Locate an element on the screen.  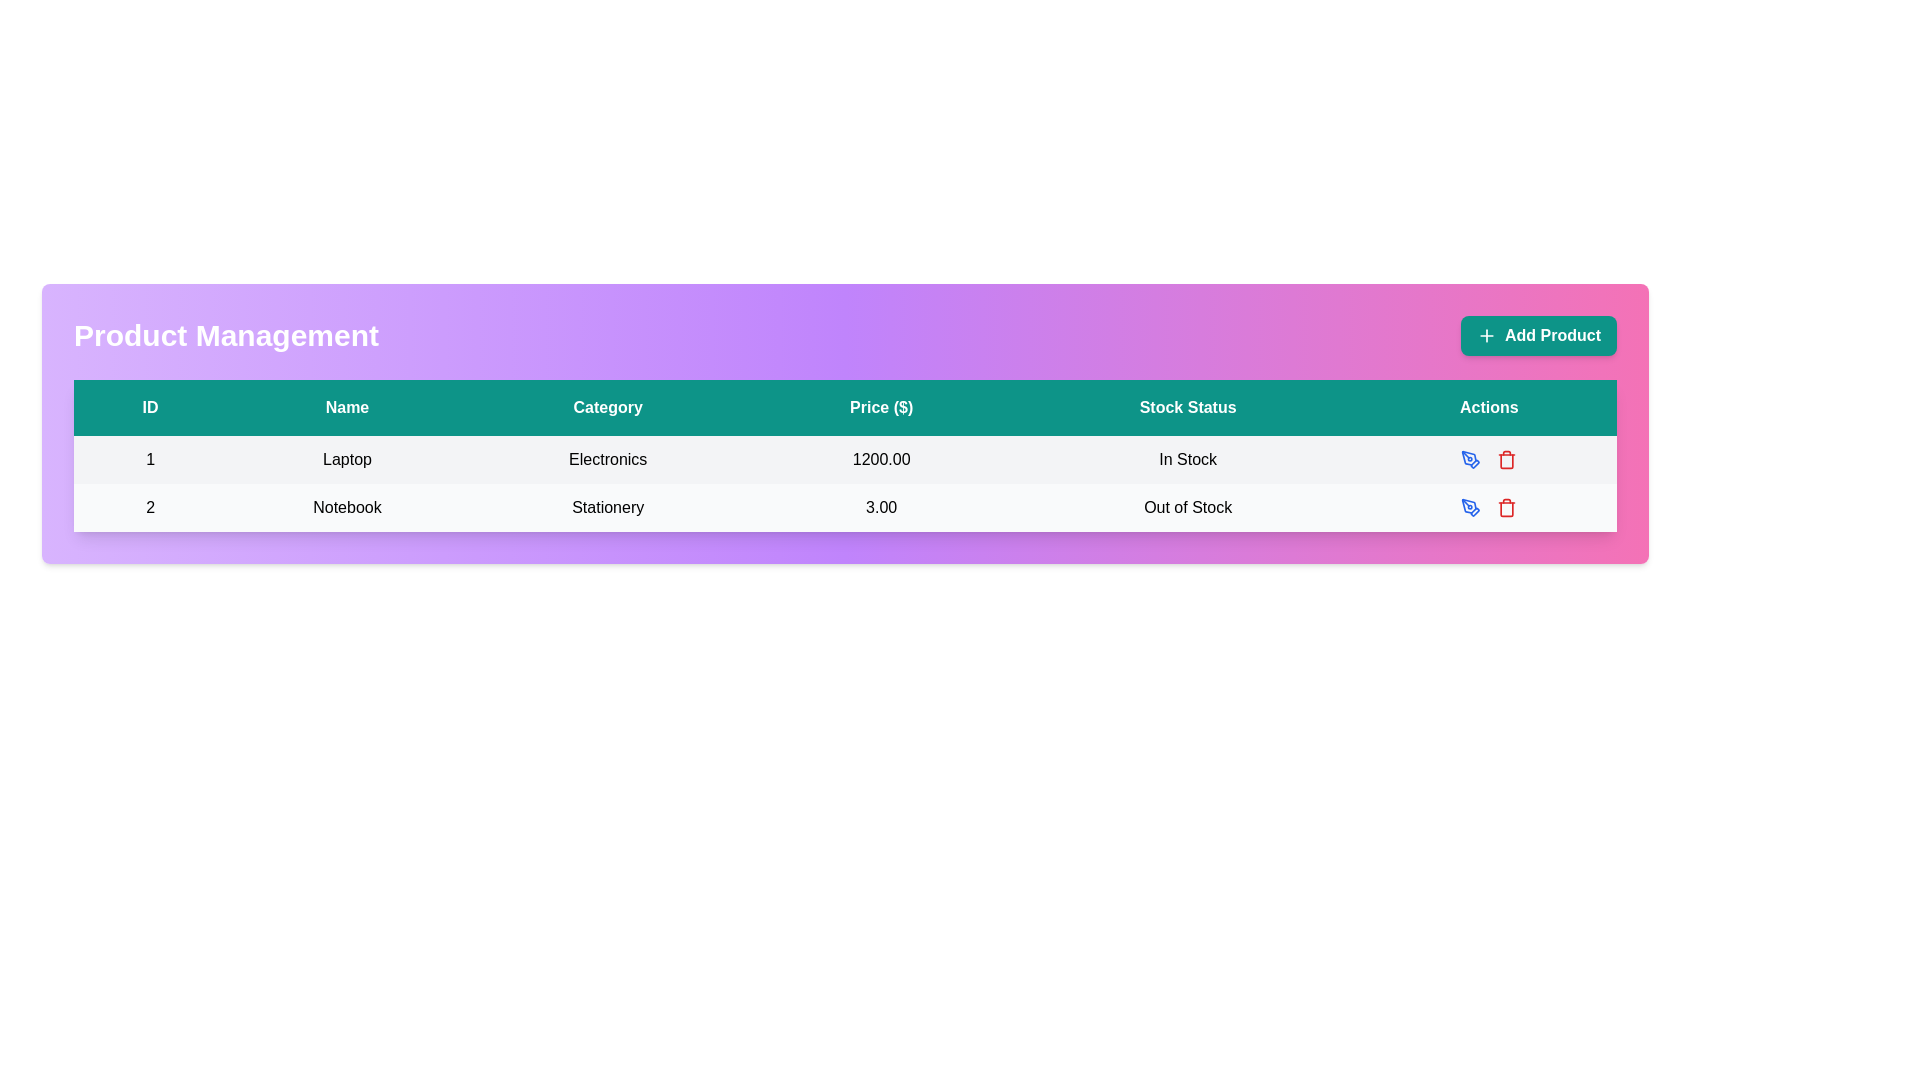
the pen tool icon in the Actions column of the second row associated with the Notebook product is located at coordinates (1469, 458).